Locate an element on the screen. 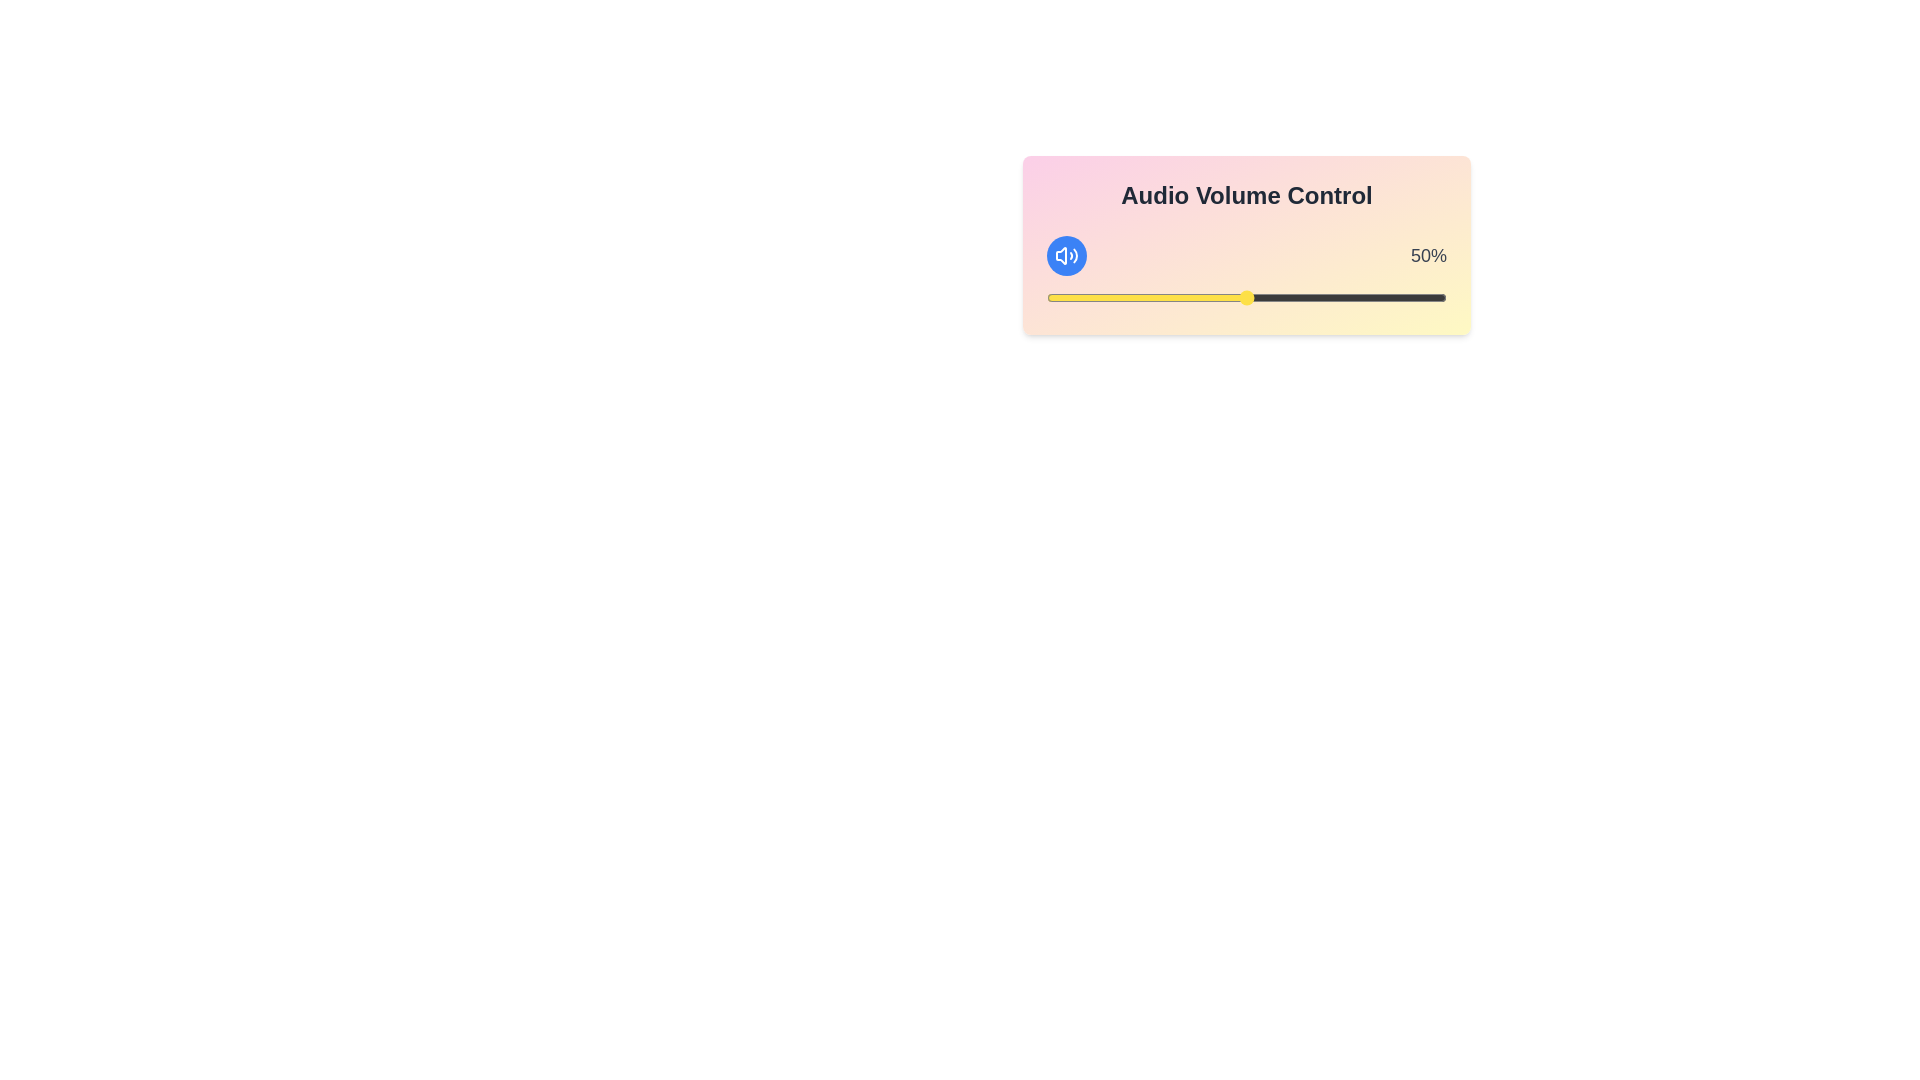  the volume to 6% by dragging the slider is located at coordinates (1069, 297).